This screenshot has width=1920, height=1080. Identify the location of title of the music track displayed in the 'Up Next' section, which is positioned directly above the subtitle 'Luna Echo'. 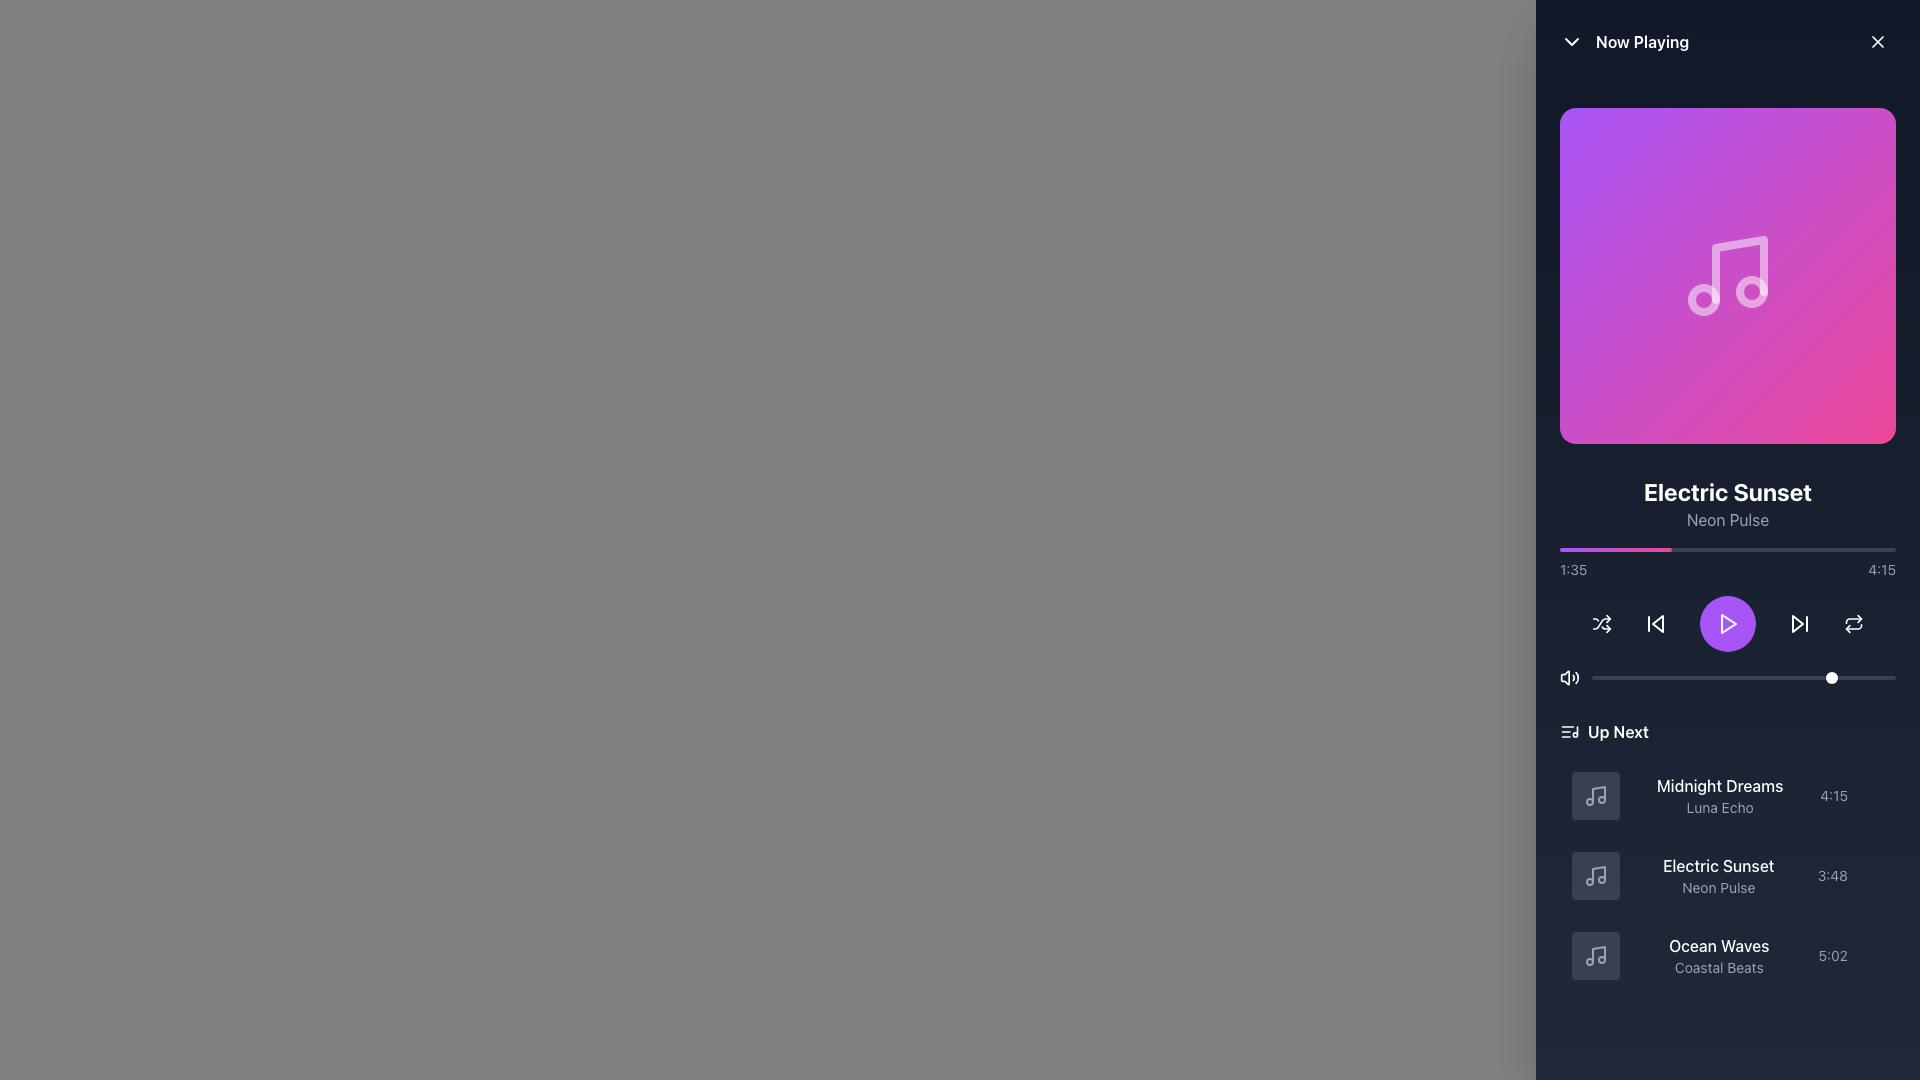
(1719, 785).